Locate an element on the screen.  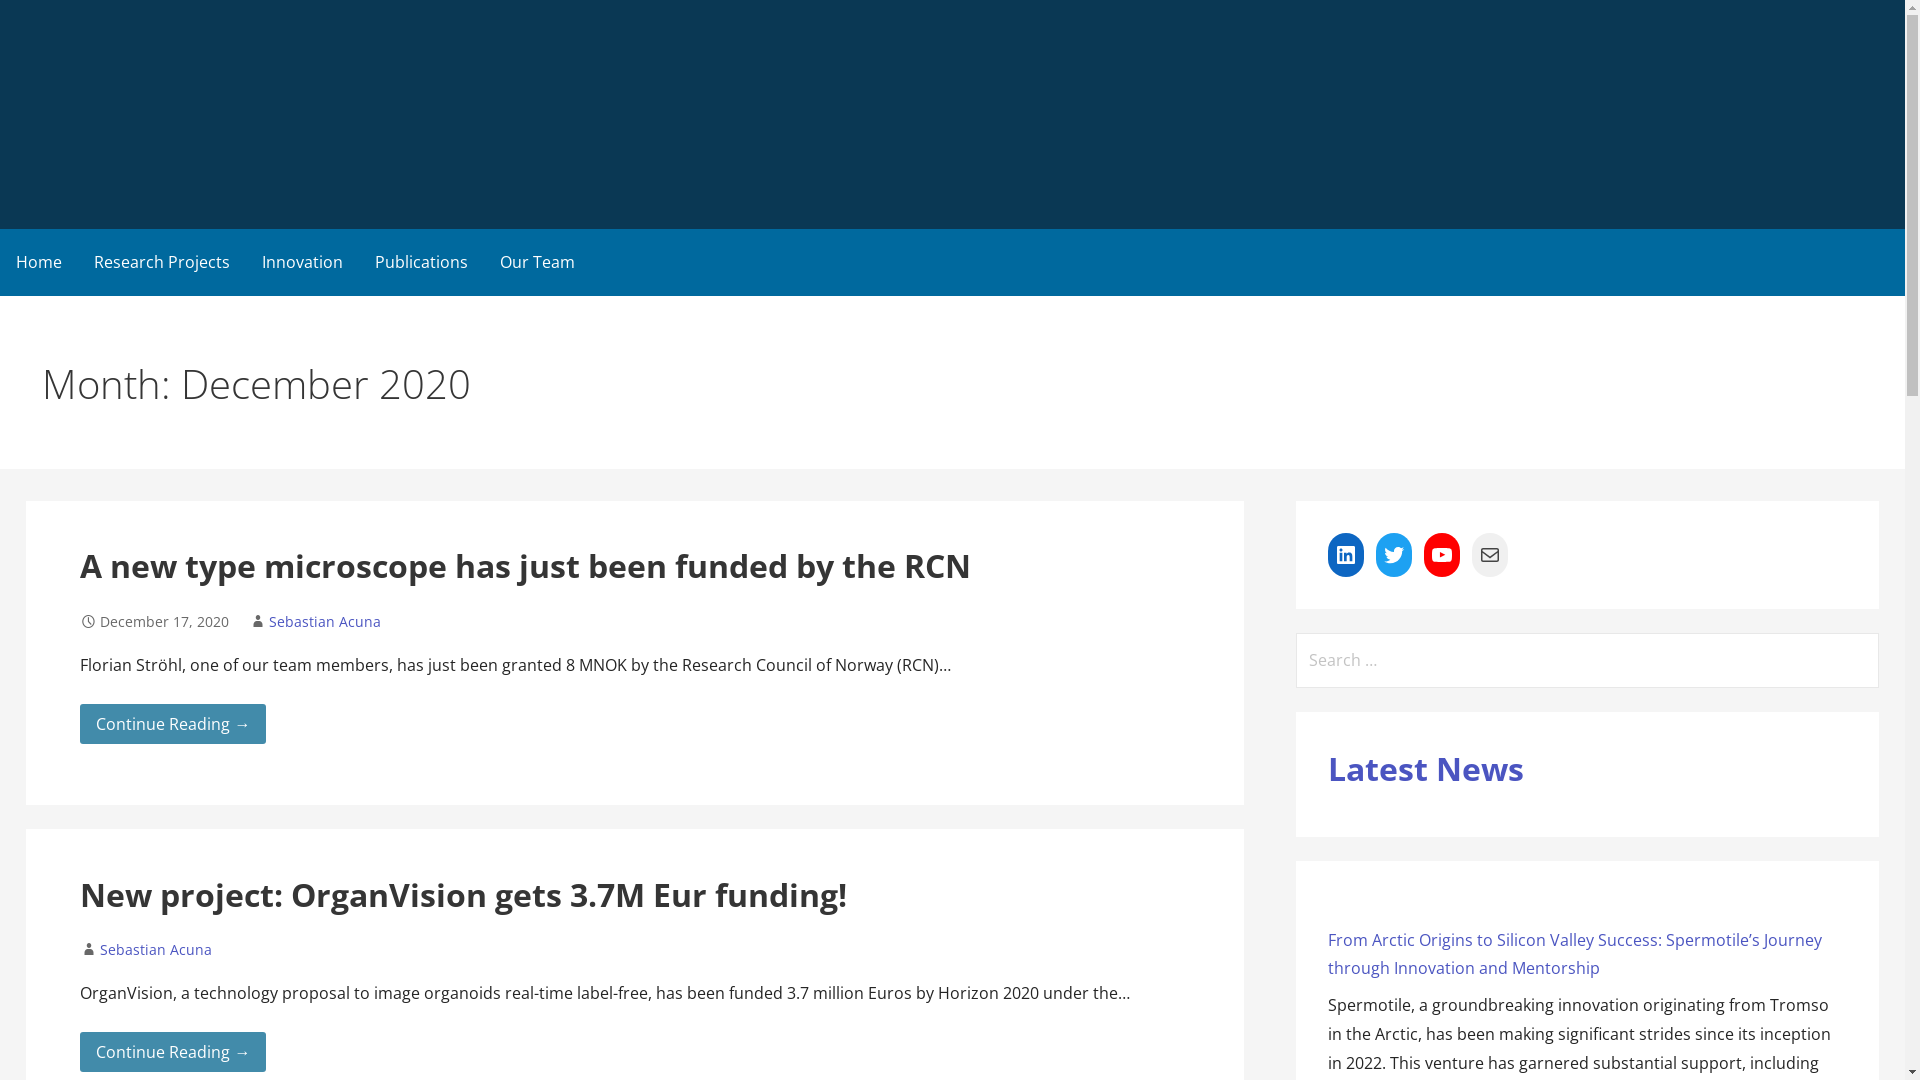
'Mail' is located at coordinates (1472, 555).